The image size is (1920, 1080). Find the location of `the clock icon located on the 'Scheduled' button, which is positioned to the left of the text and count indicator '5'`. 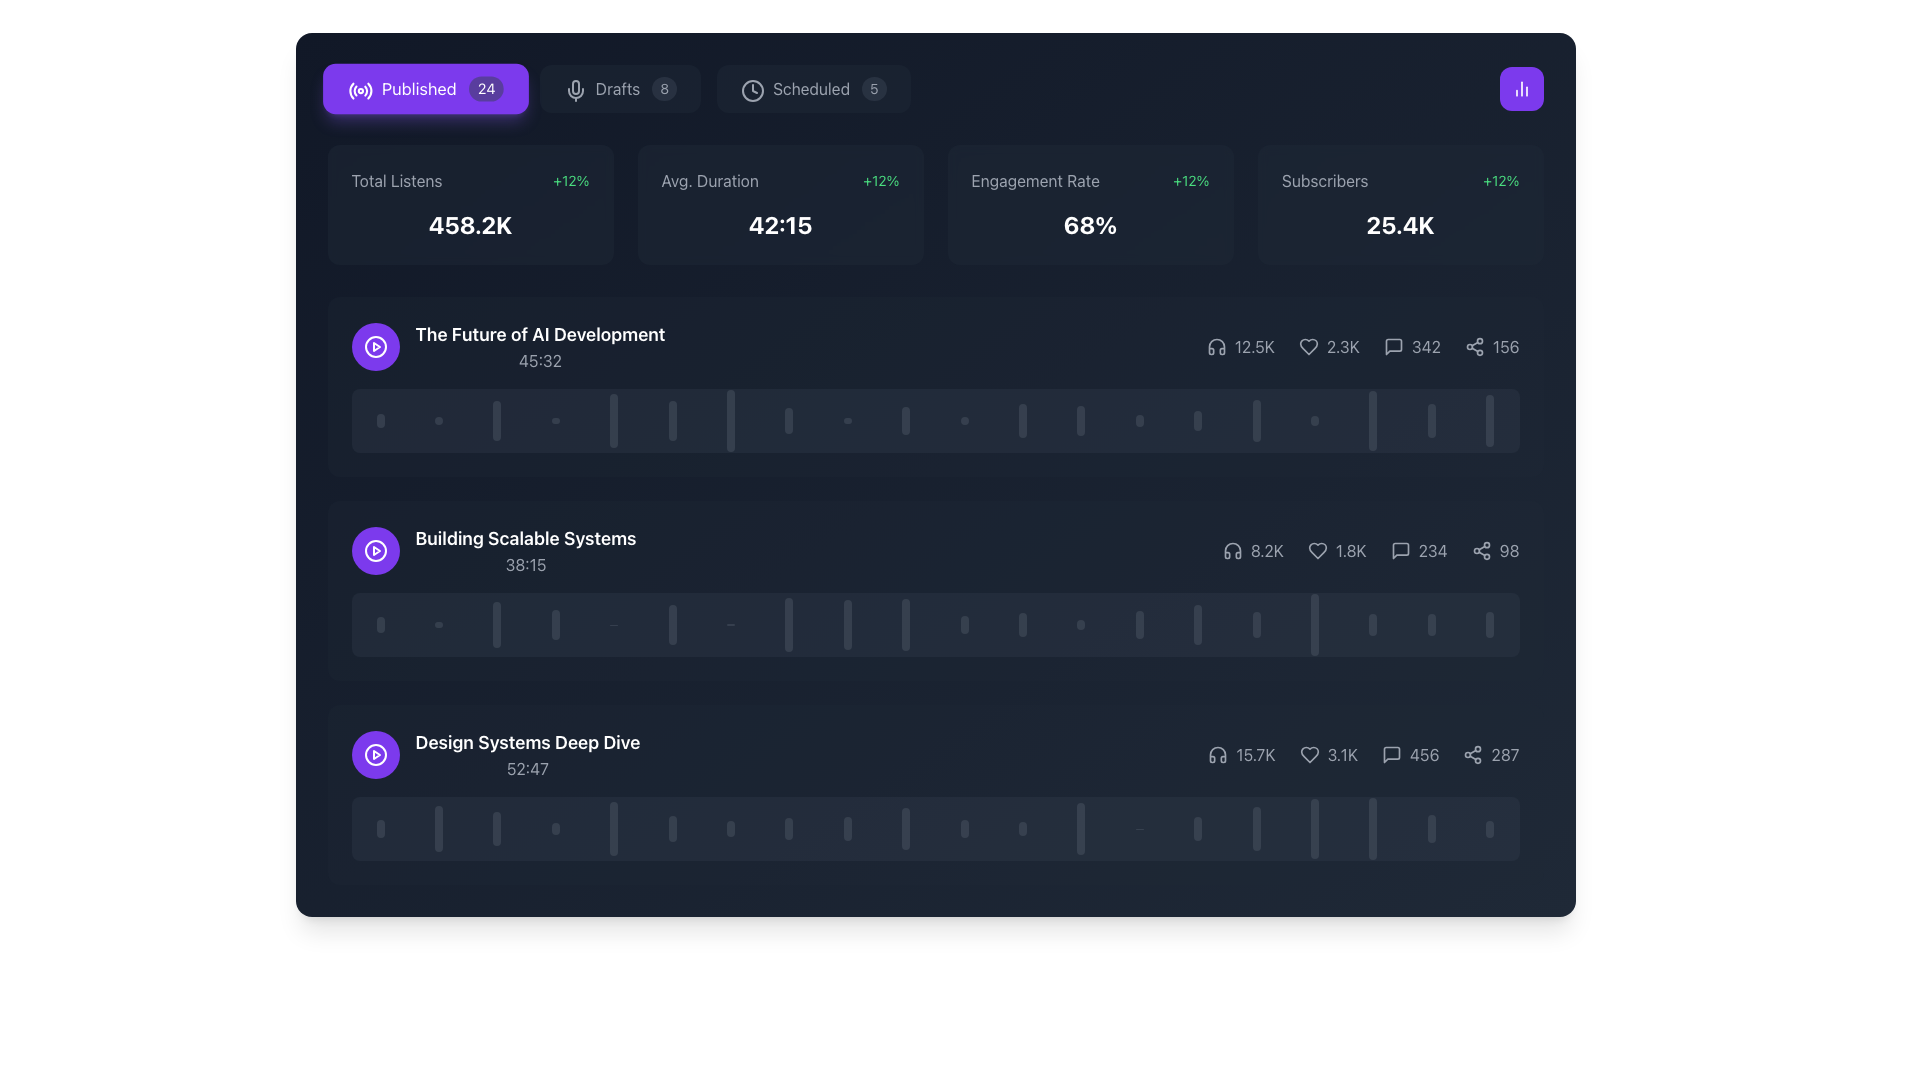

the clock icon located on the 'Scheduled' button, which is positioned to the left of the text and count indicator '5' is located at coordinates (750, 87).